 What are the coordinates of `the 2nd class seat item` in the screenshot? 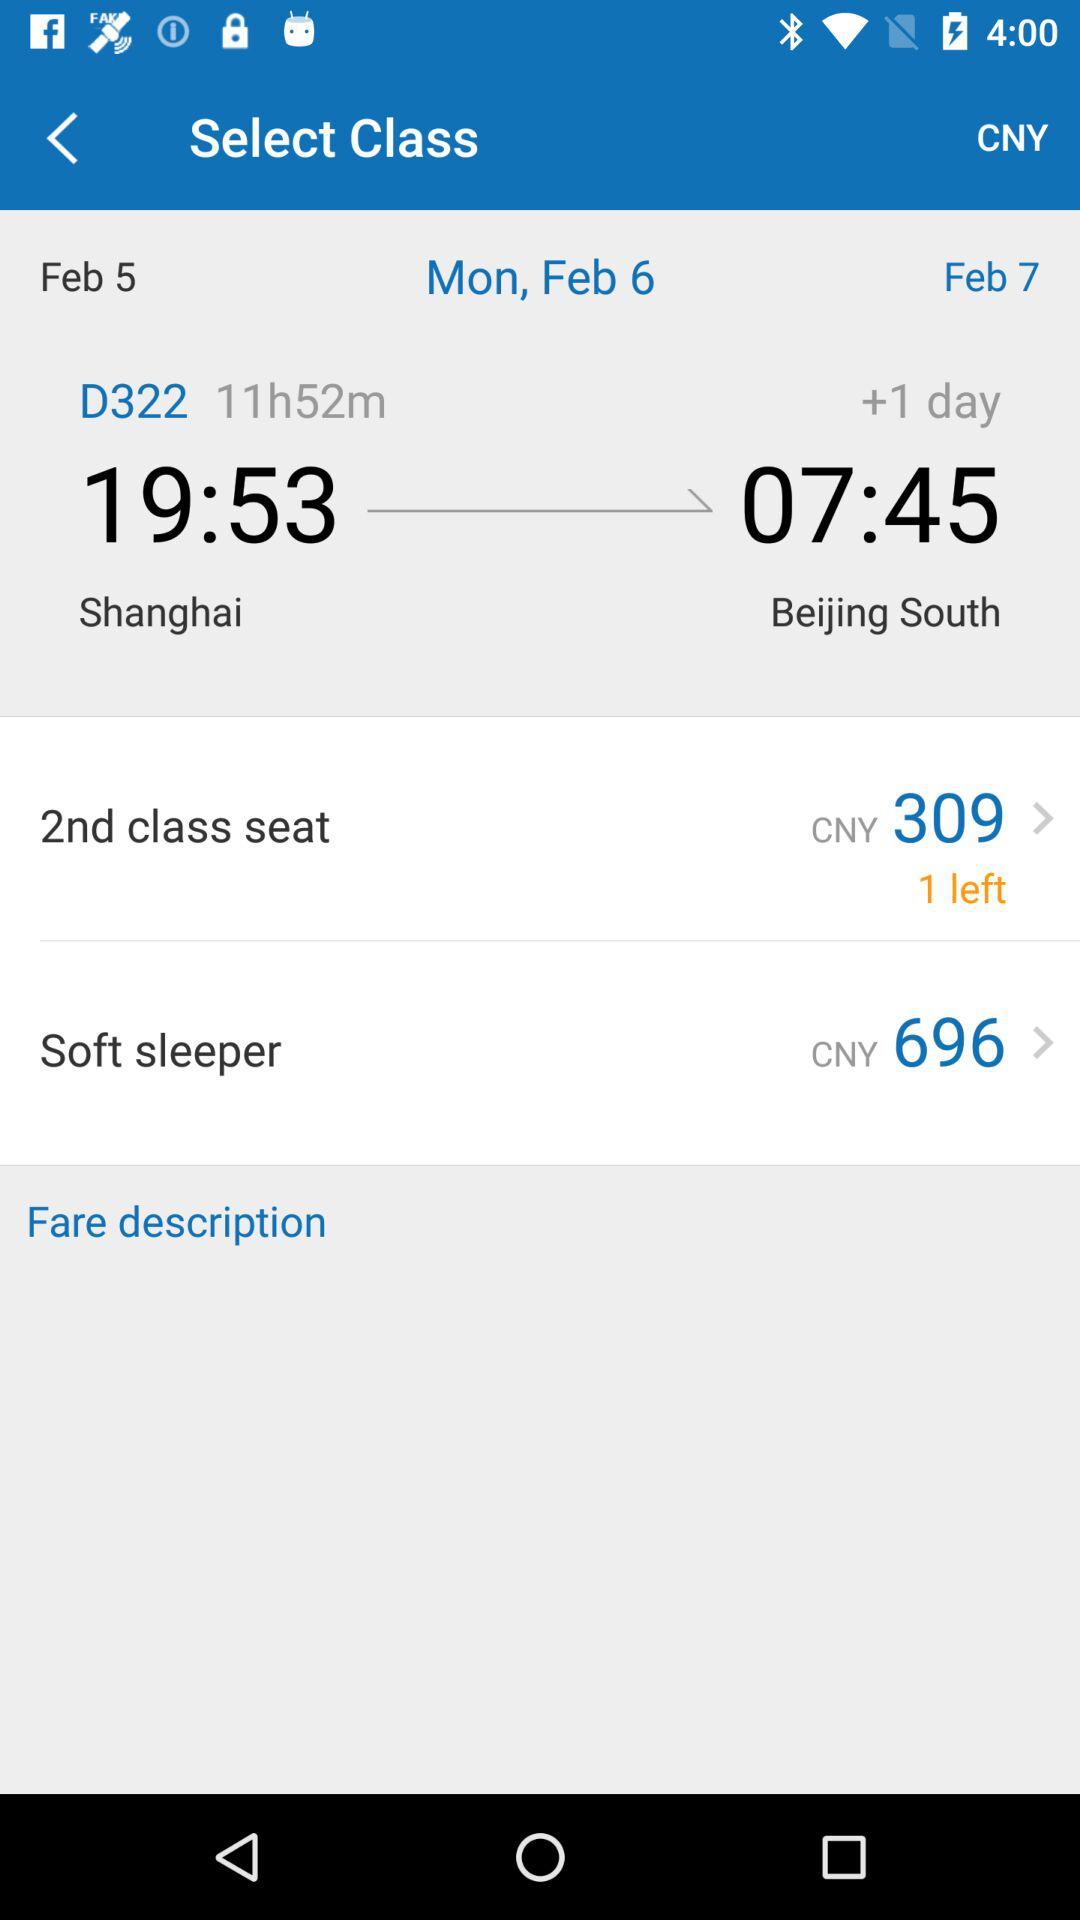 It's located at (424, 824).